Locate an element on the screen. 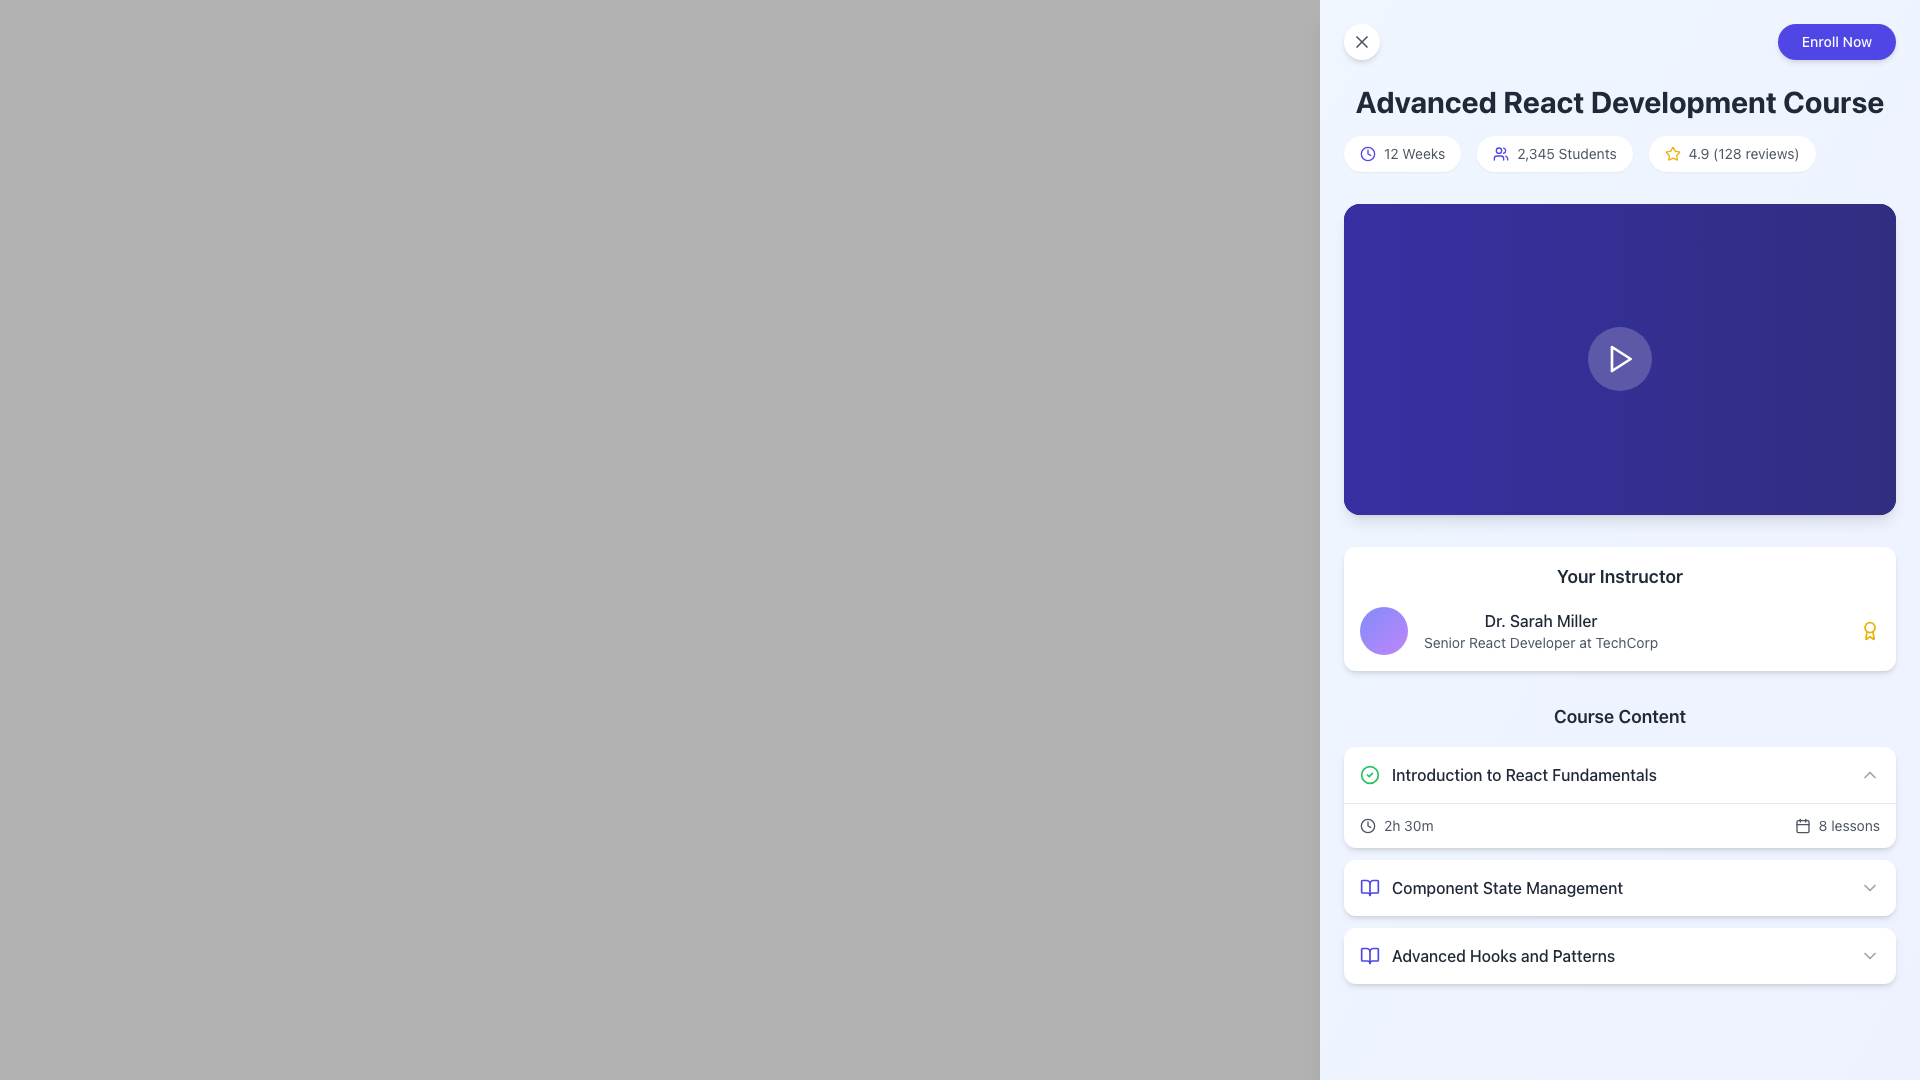  the Text label displaying the instructor's name, located near the center-right of the card, above the subtitle 'Senior React Developer at TechCorp' is located at coordinates (1540, 619).